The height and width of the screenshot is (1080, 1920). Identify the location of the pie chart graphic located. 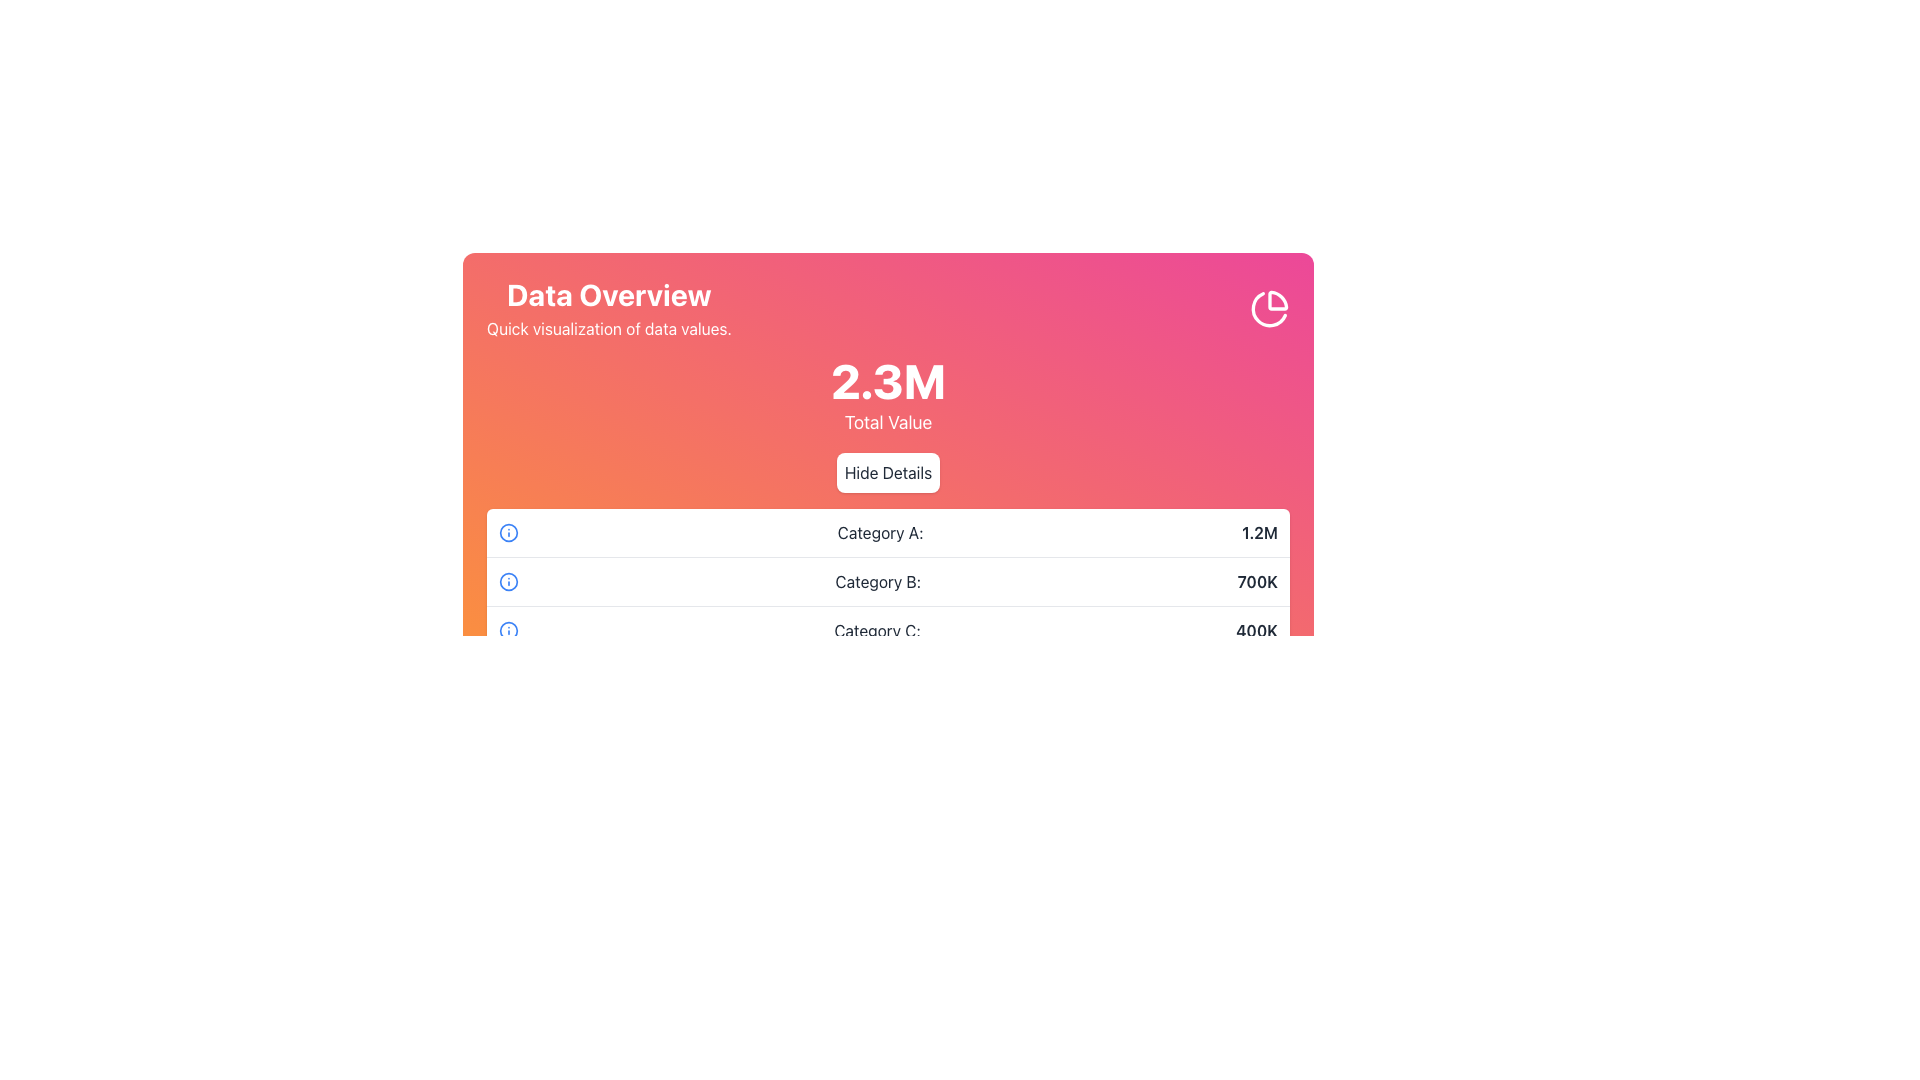
(1269, 308).